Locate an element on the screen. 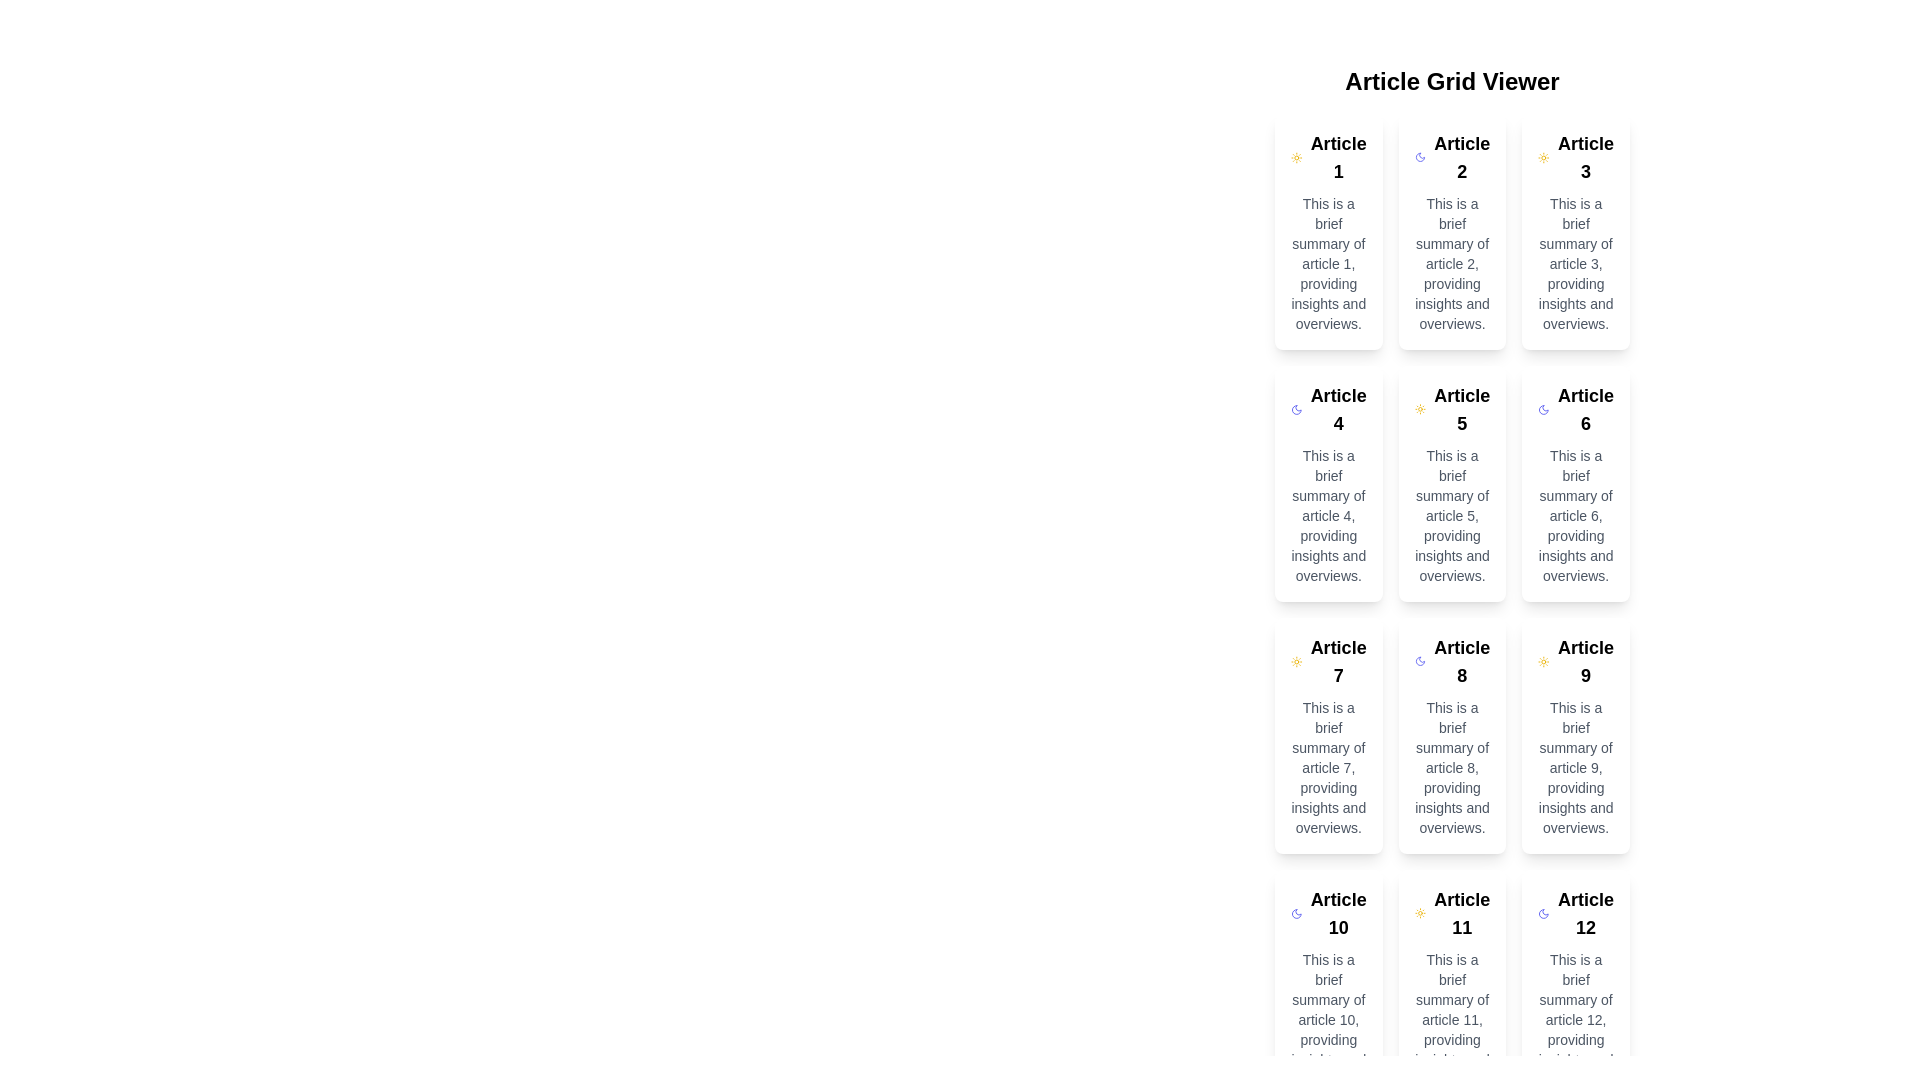 This screenshot has width=1920, height=1080. the title text of the seventh article in the Article Grid Viewer is located at coordinates (1338, 662).